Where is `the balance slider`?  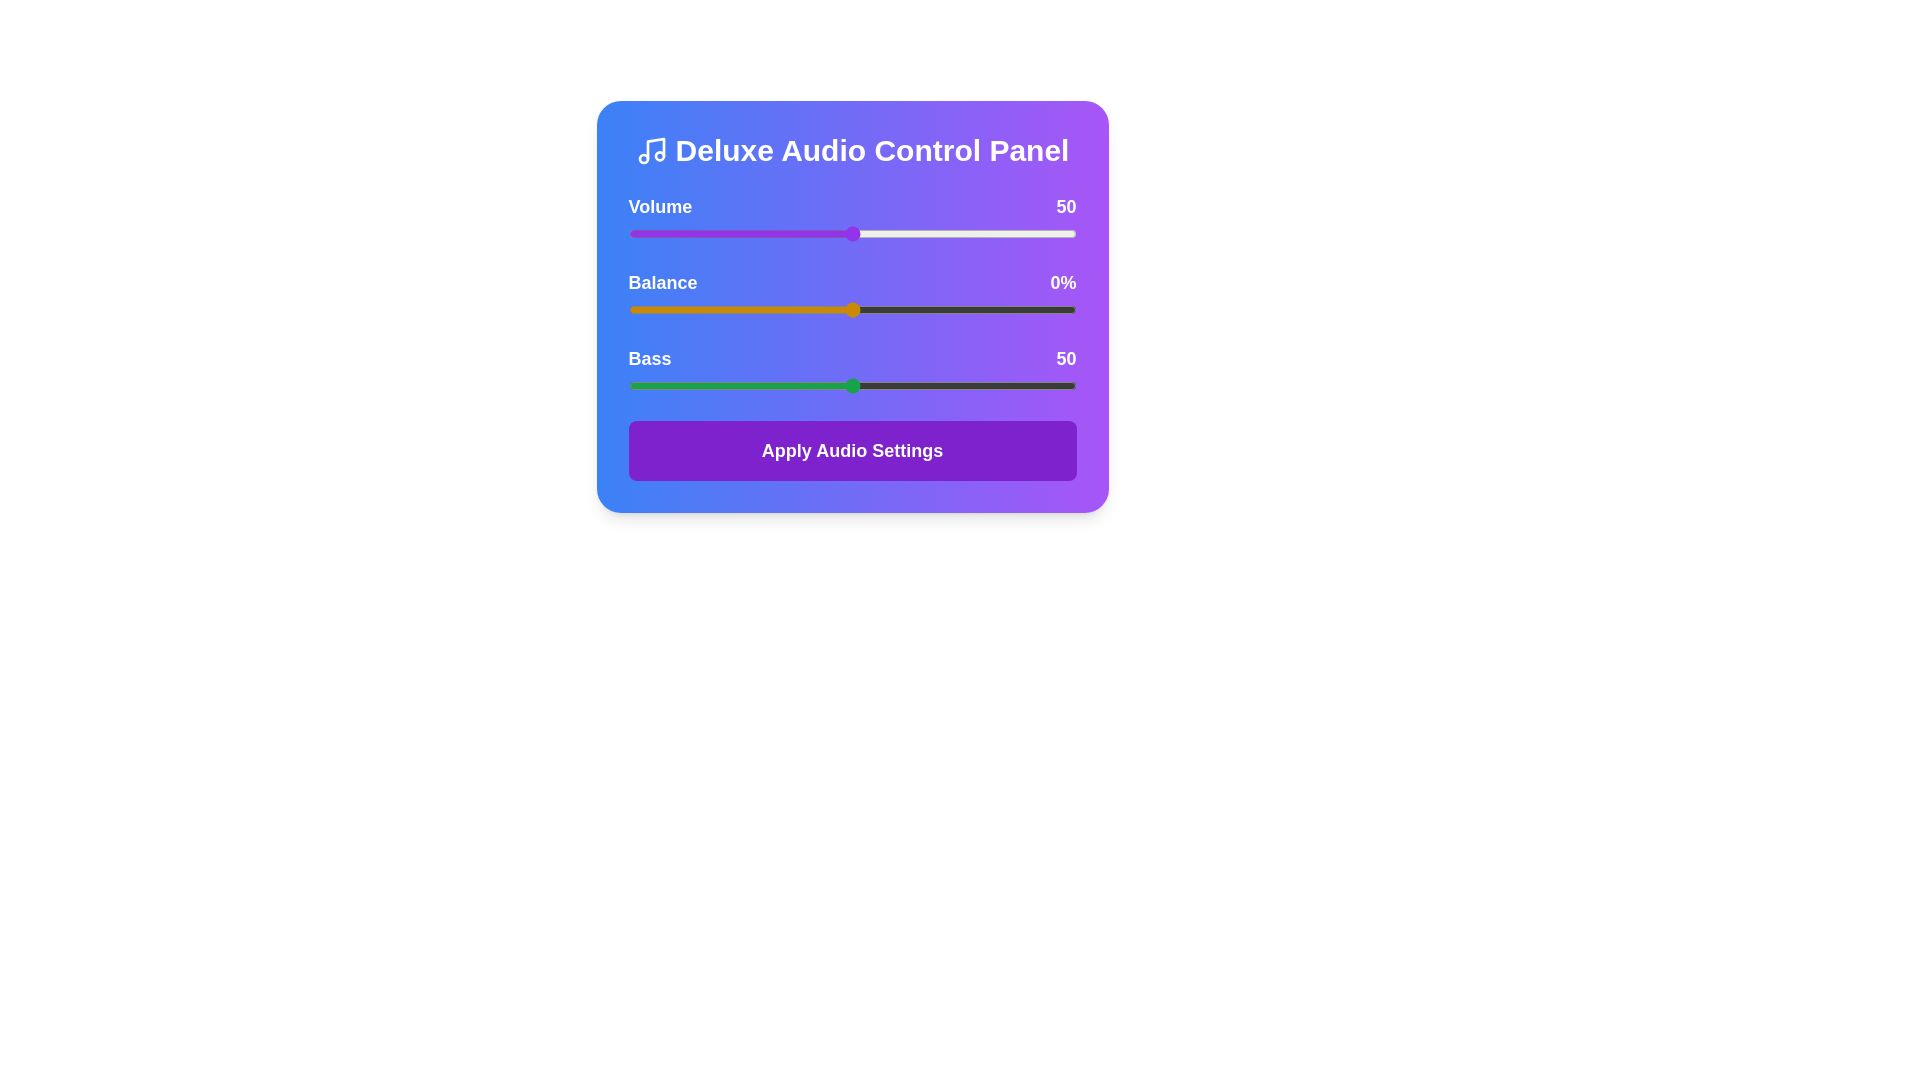
the balance slider is located at coordinates (887, 309).